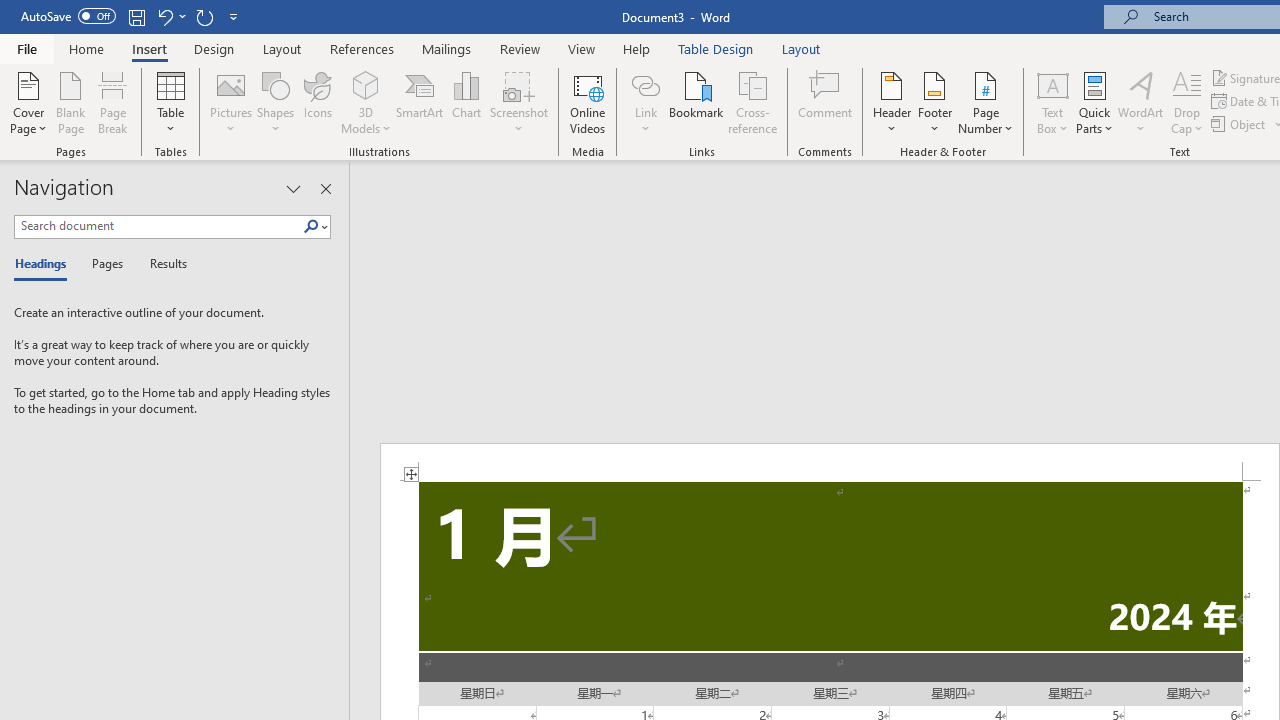  I want to click on 'Header', so click(891, 103).